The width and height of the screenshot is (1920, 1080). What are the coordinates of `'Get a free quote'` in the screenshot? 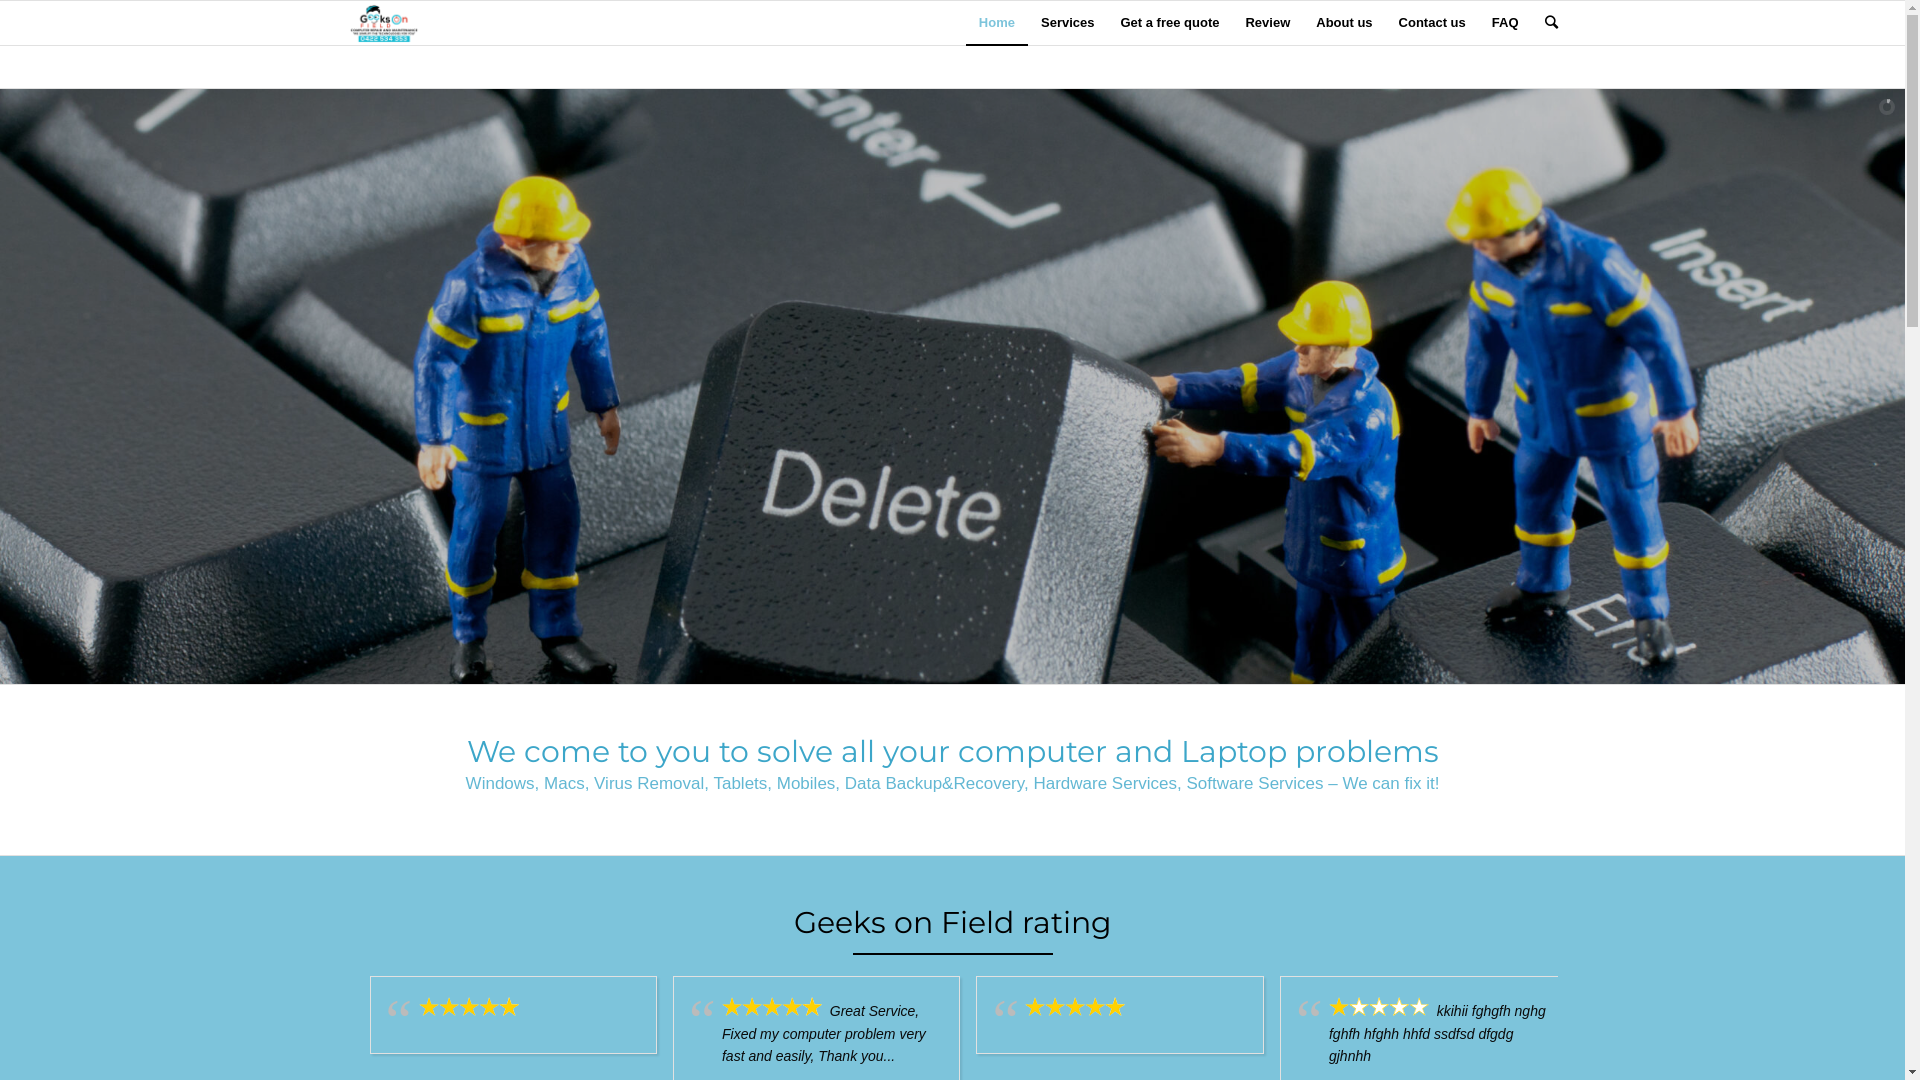 It's located at (1169, 23).